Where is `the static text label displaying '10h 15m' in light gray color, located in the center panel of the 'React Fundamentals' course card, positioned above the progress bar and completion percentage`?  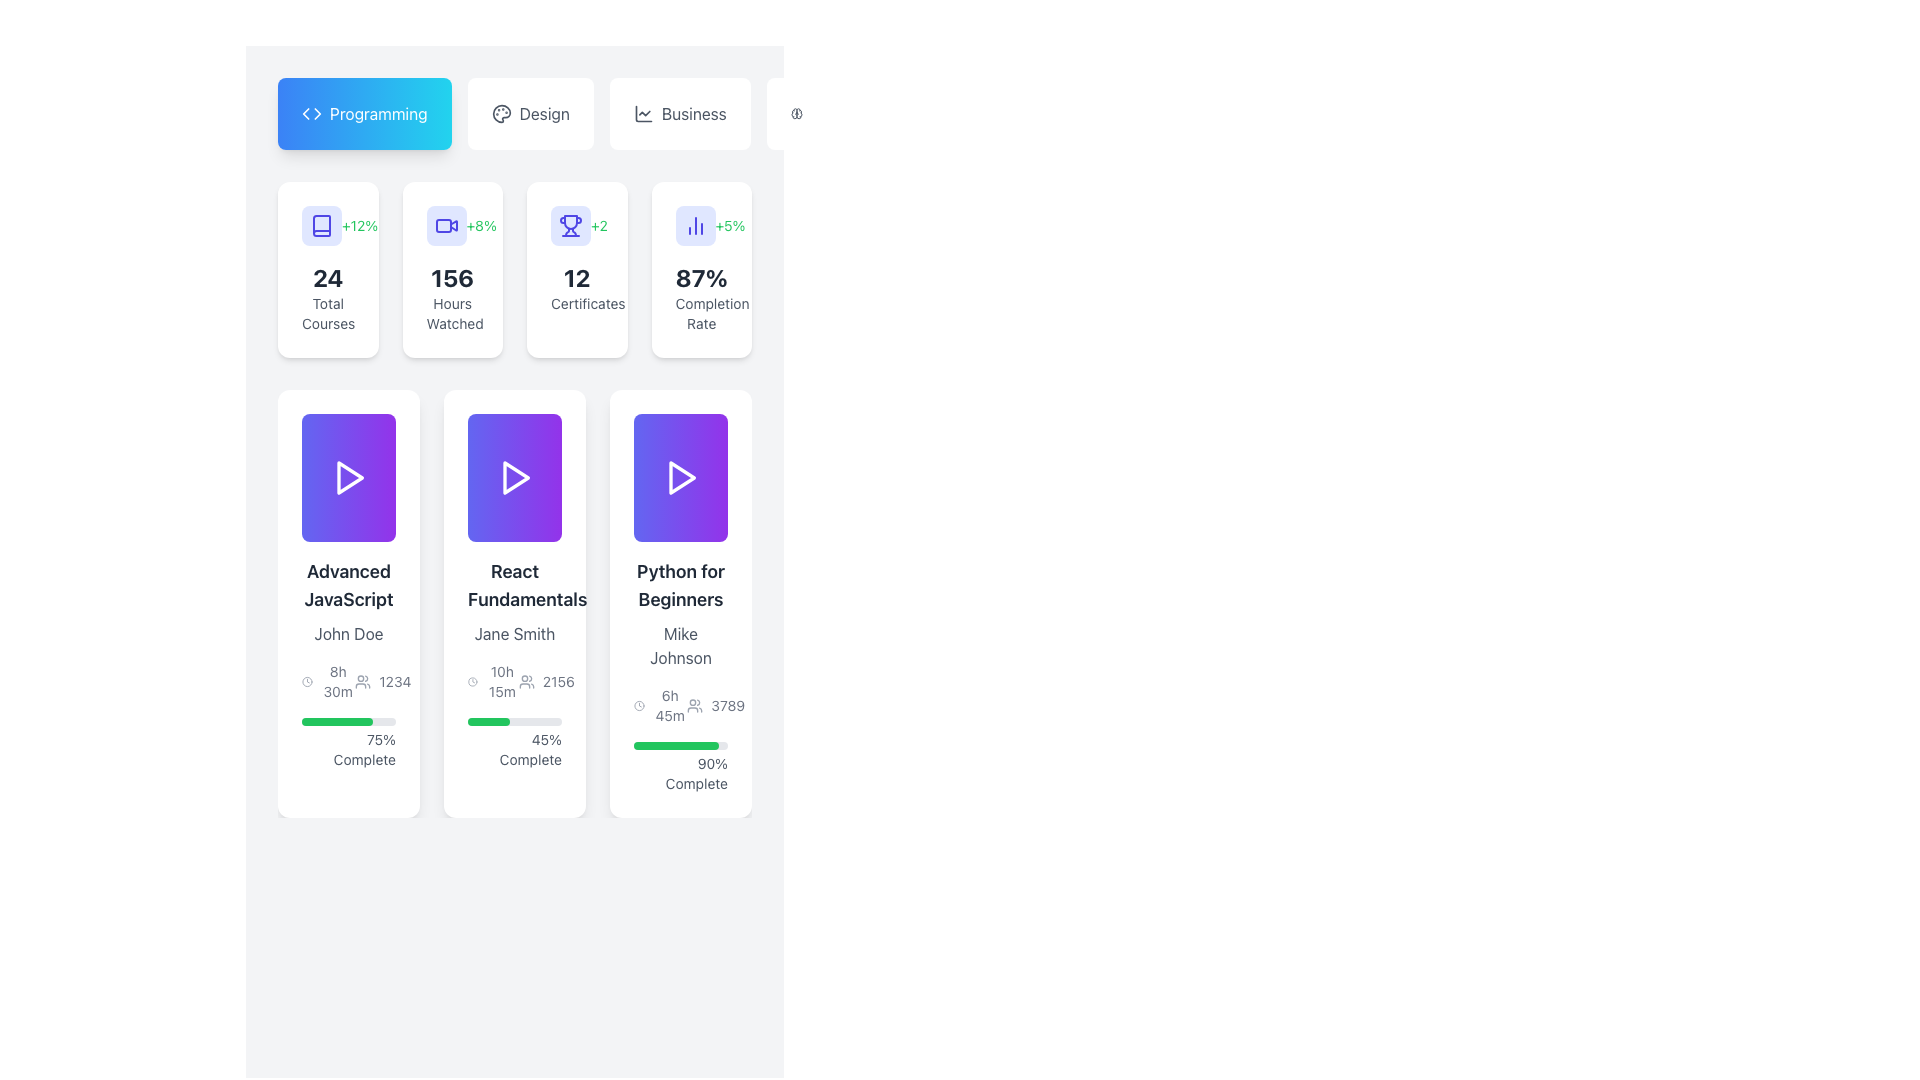
the static text label displaying '10h 15m' in light gray color, located in the center panel of the 'React Fundamentals' course card, positioned above the progress bar and completion percentage is located at coordinates (502, 681).